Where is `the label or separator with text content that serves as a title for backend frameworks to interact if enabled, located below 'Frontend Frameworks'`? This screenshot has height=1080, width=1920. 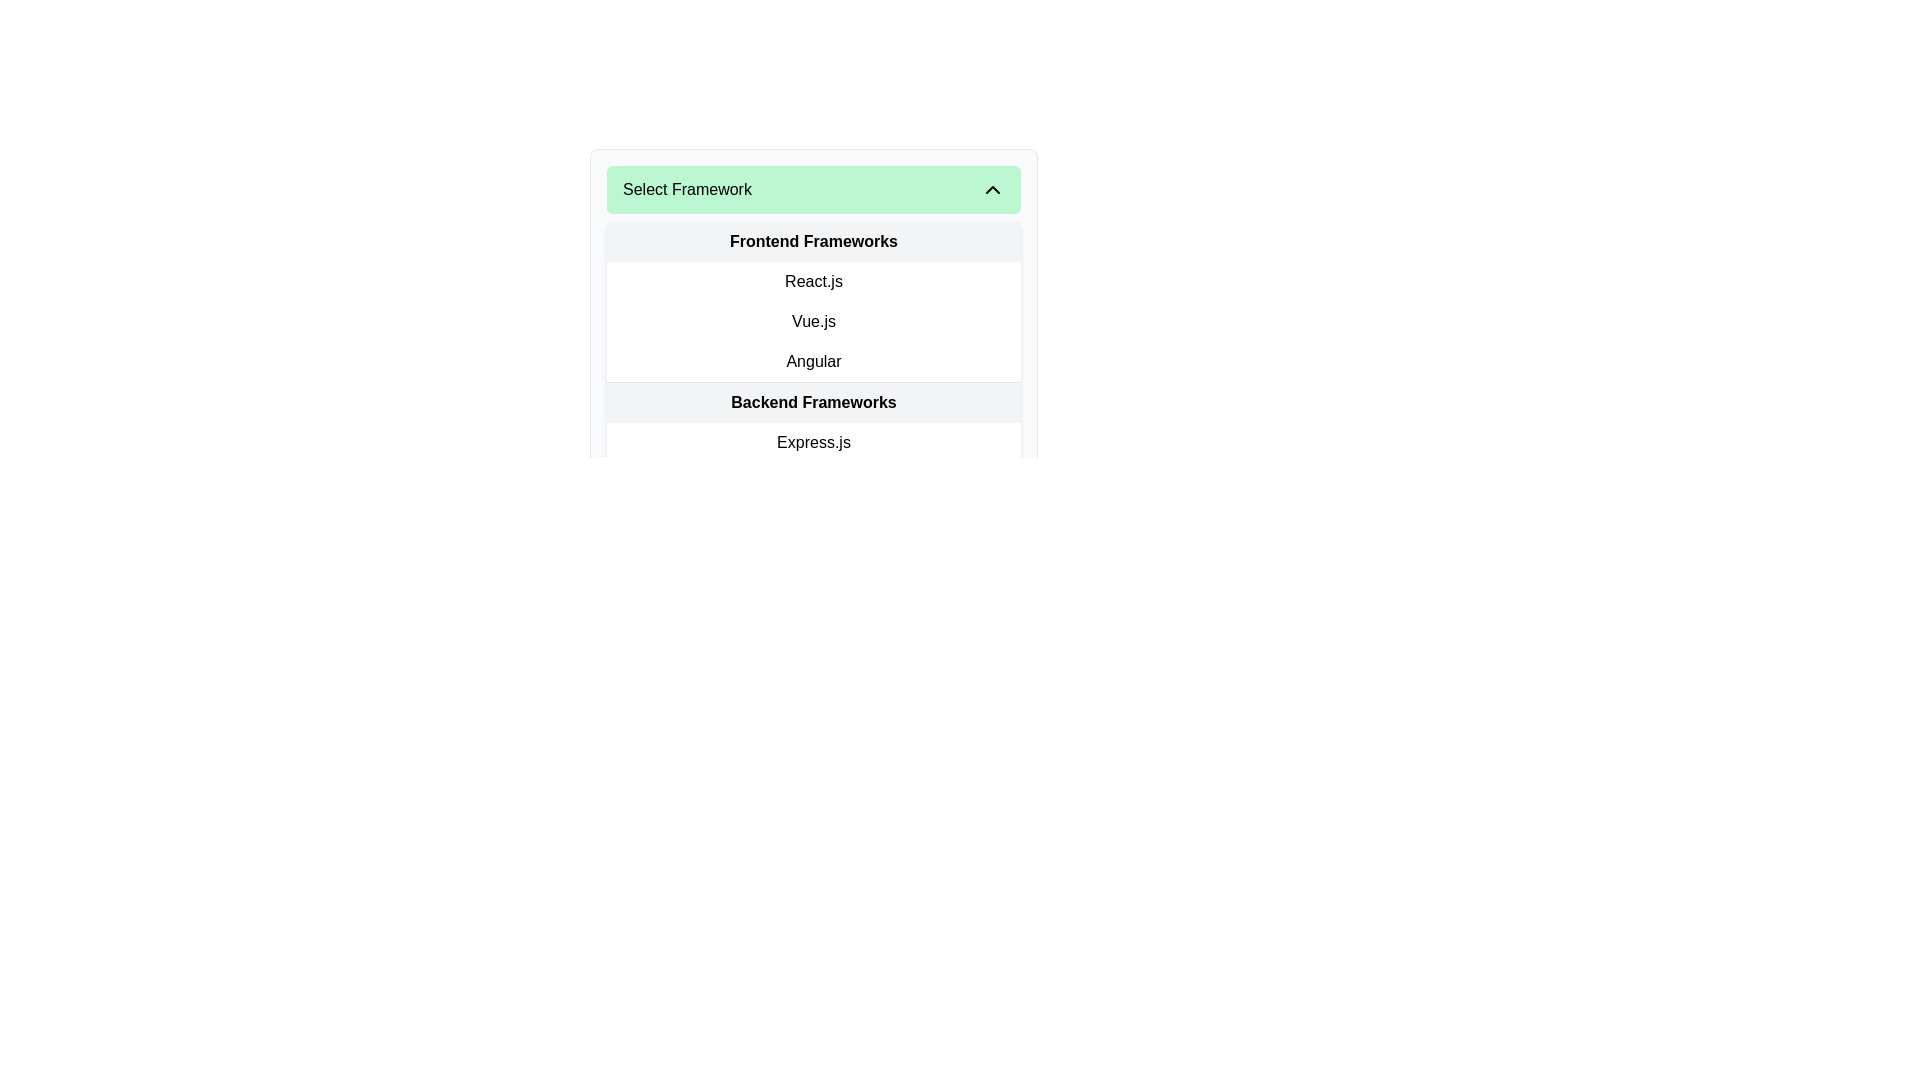
the label or separator with text content that serves as a title for backend frameworks to interact if enabled, located below 'Frontend Frameworks' is located at coordinates (814, 402).